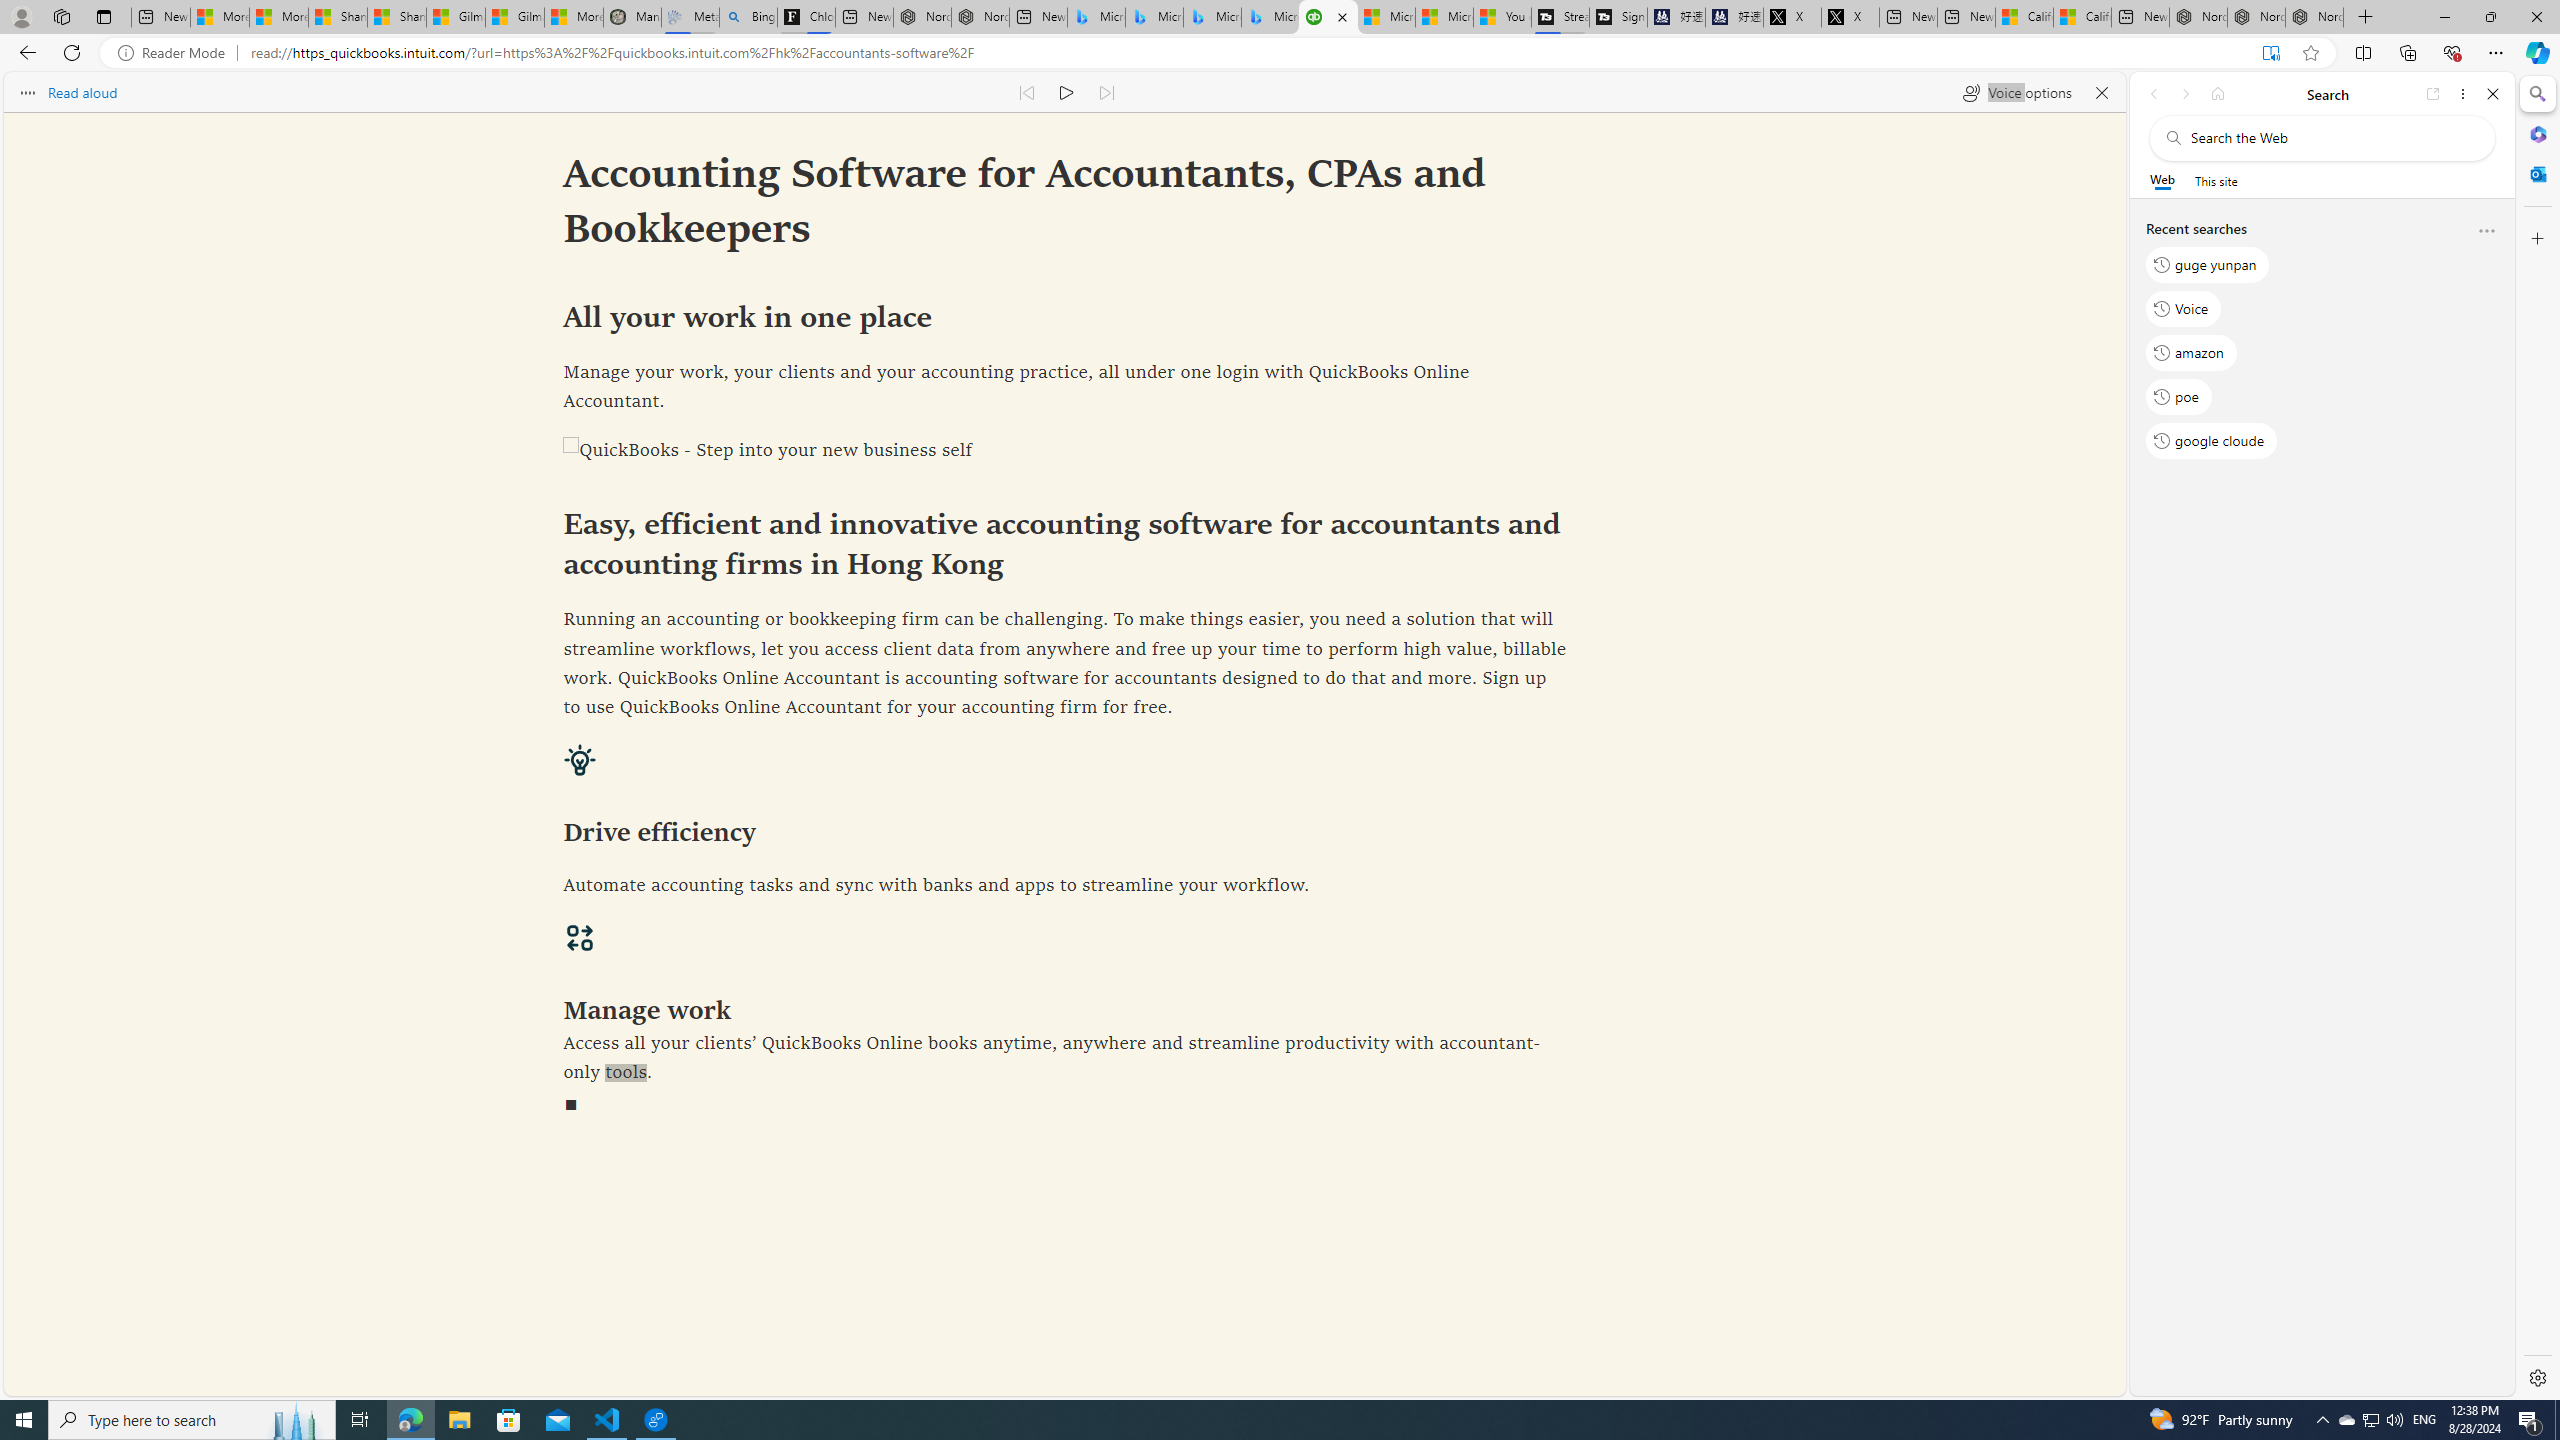 Image resolution: width=2560 pixels, height=1440 pixels. What do you see at coordinates (2314, 16) in the screenshot?
I see `'Nordace - Siena Pro 15 Essential Set'` at bounding box center [2314, 16].